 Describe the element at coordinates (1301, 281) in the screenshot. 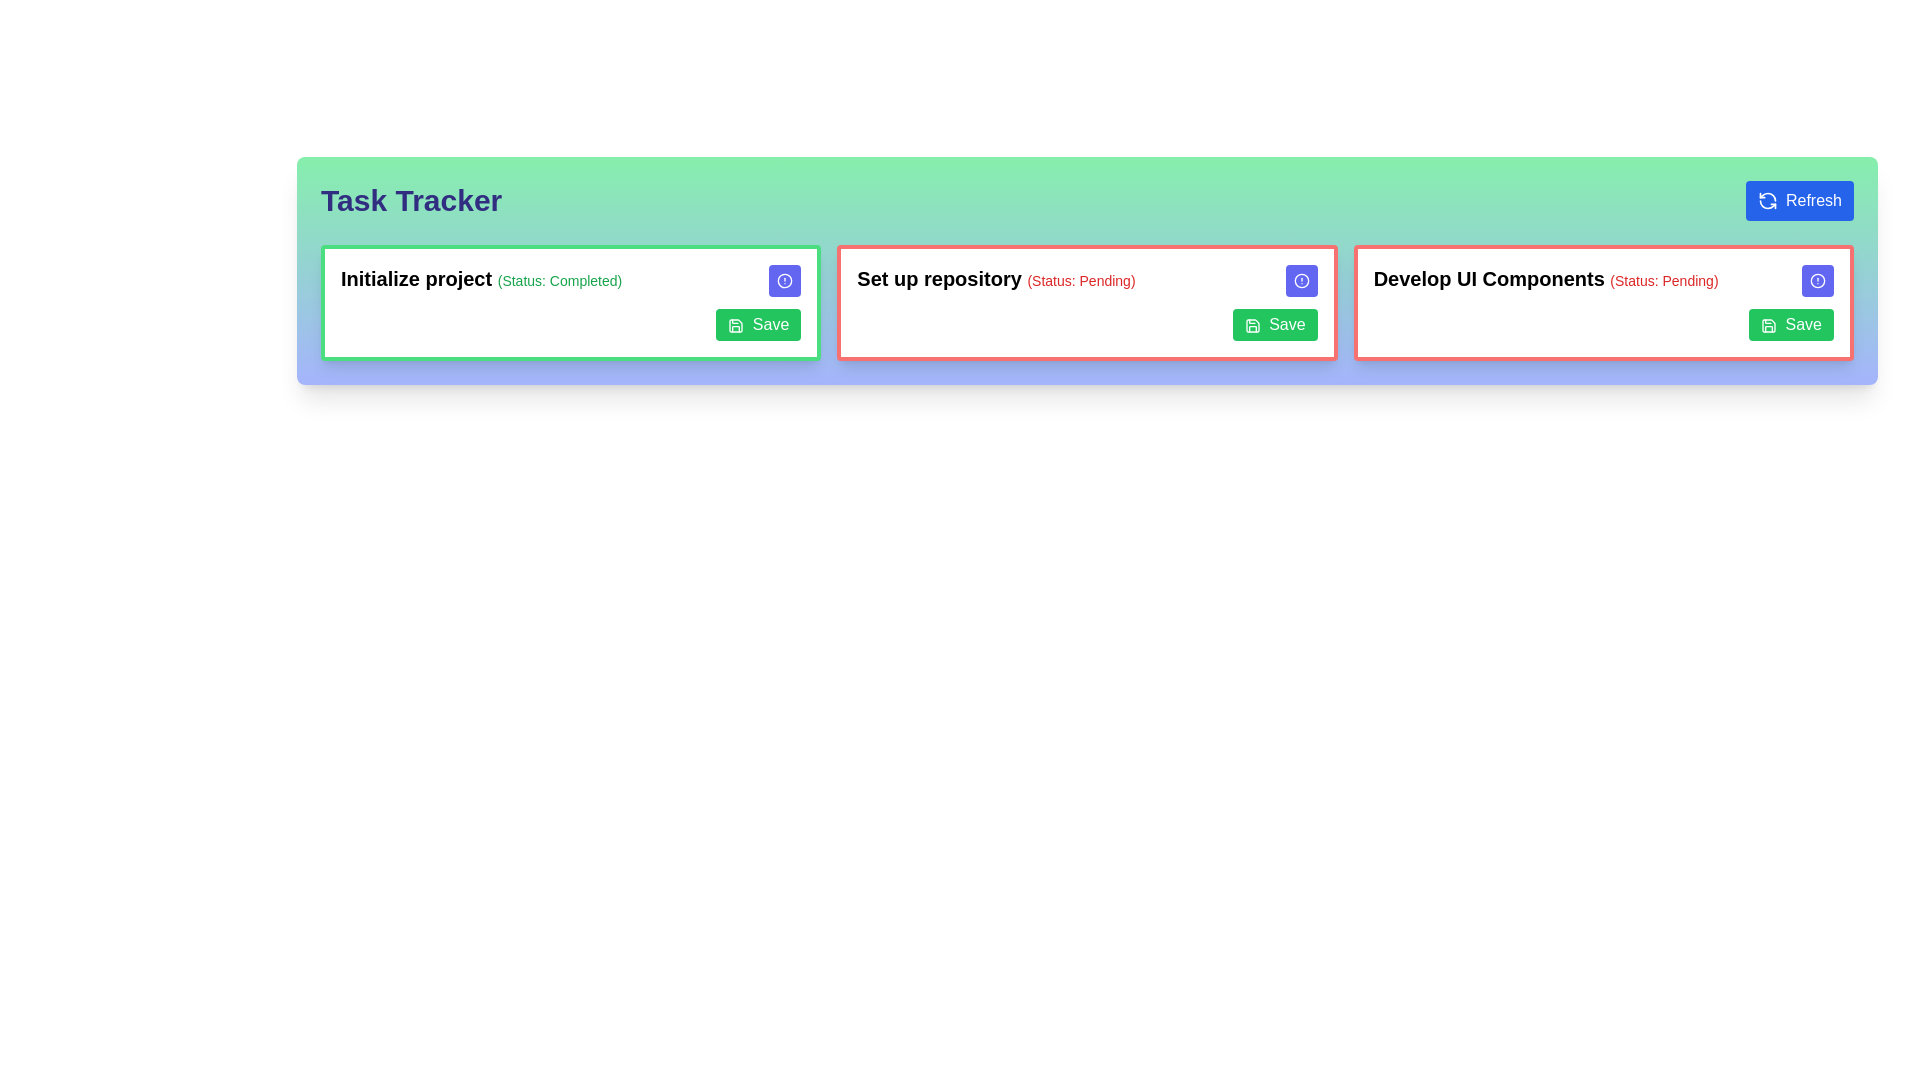

I see `the small circular alert icon with a blue background and white border, located within the 'Set up repository' card` at that location.